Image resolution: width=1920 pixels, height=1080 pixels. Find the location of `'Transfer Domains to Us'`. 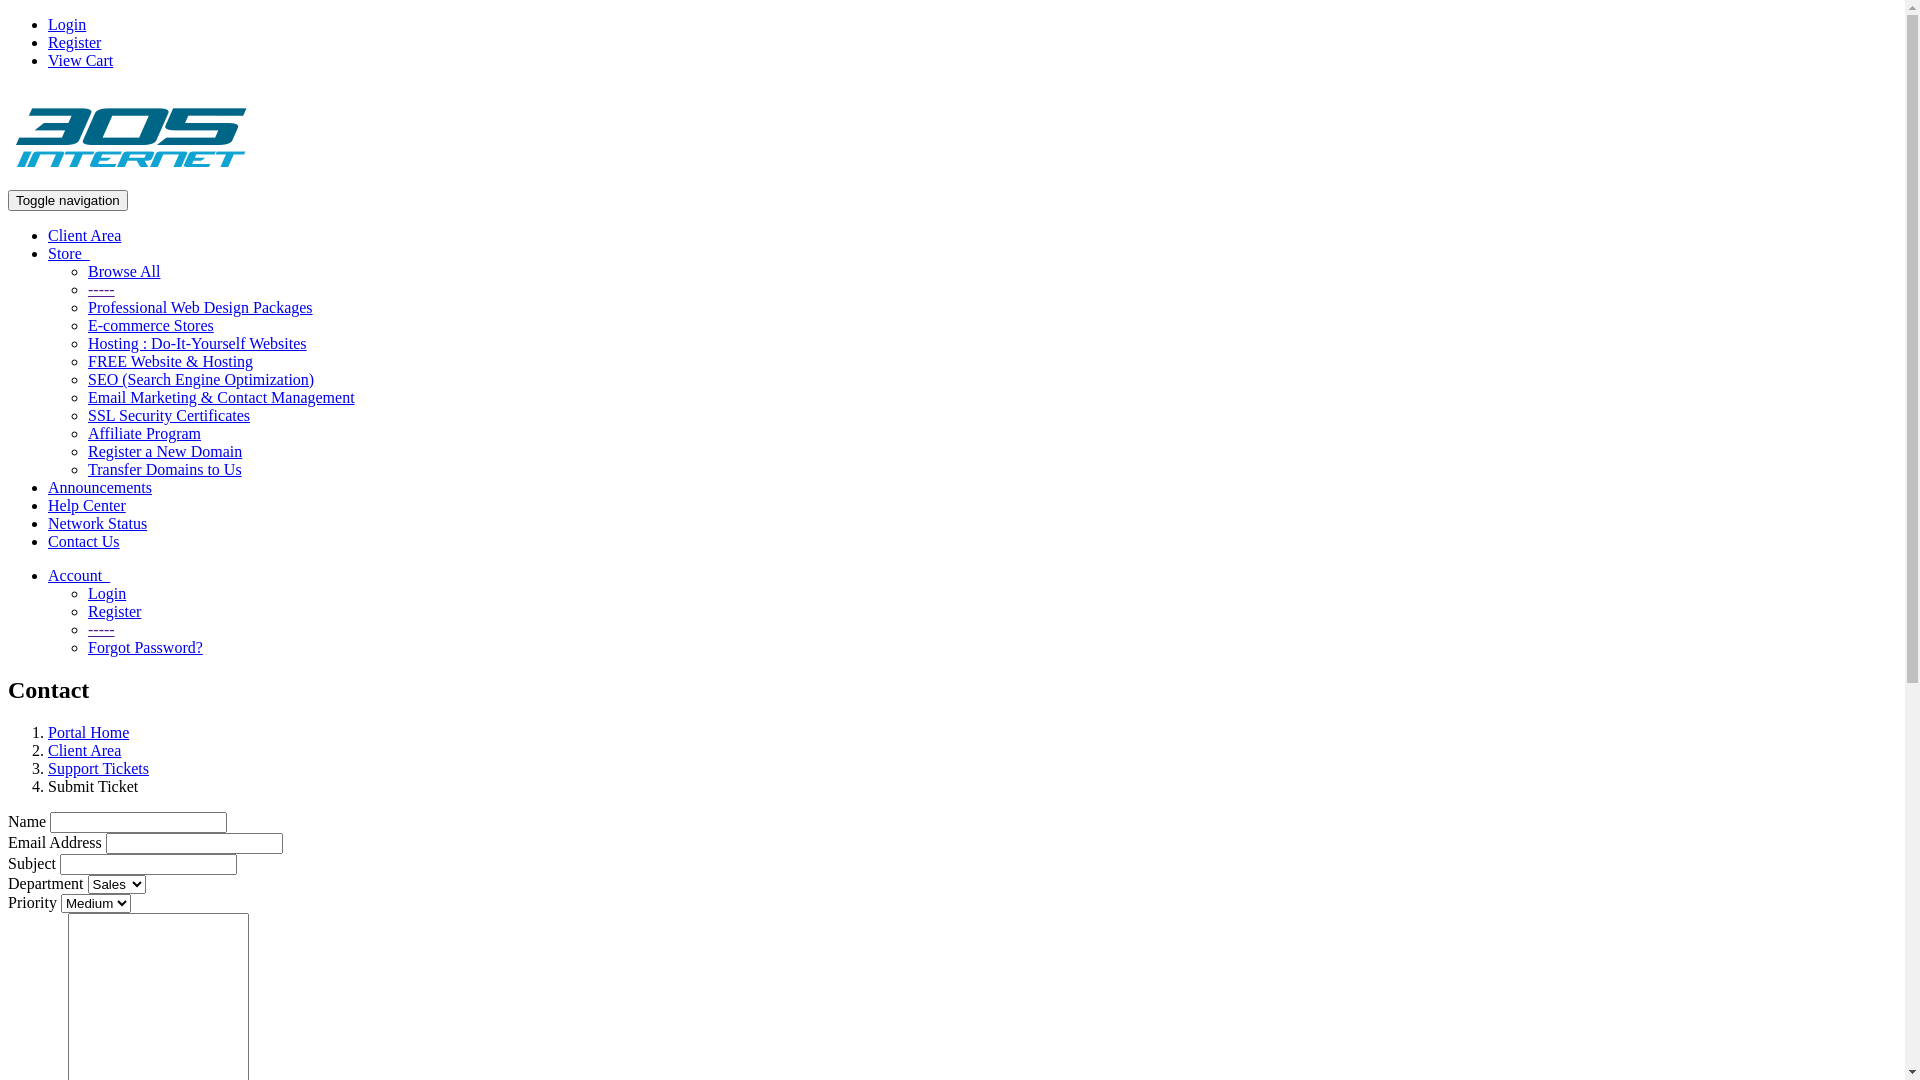

'Transfer Domains to Us' is located at coordinates (164, 469).